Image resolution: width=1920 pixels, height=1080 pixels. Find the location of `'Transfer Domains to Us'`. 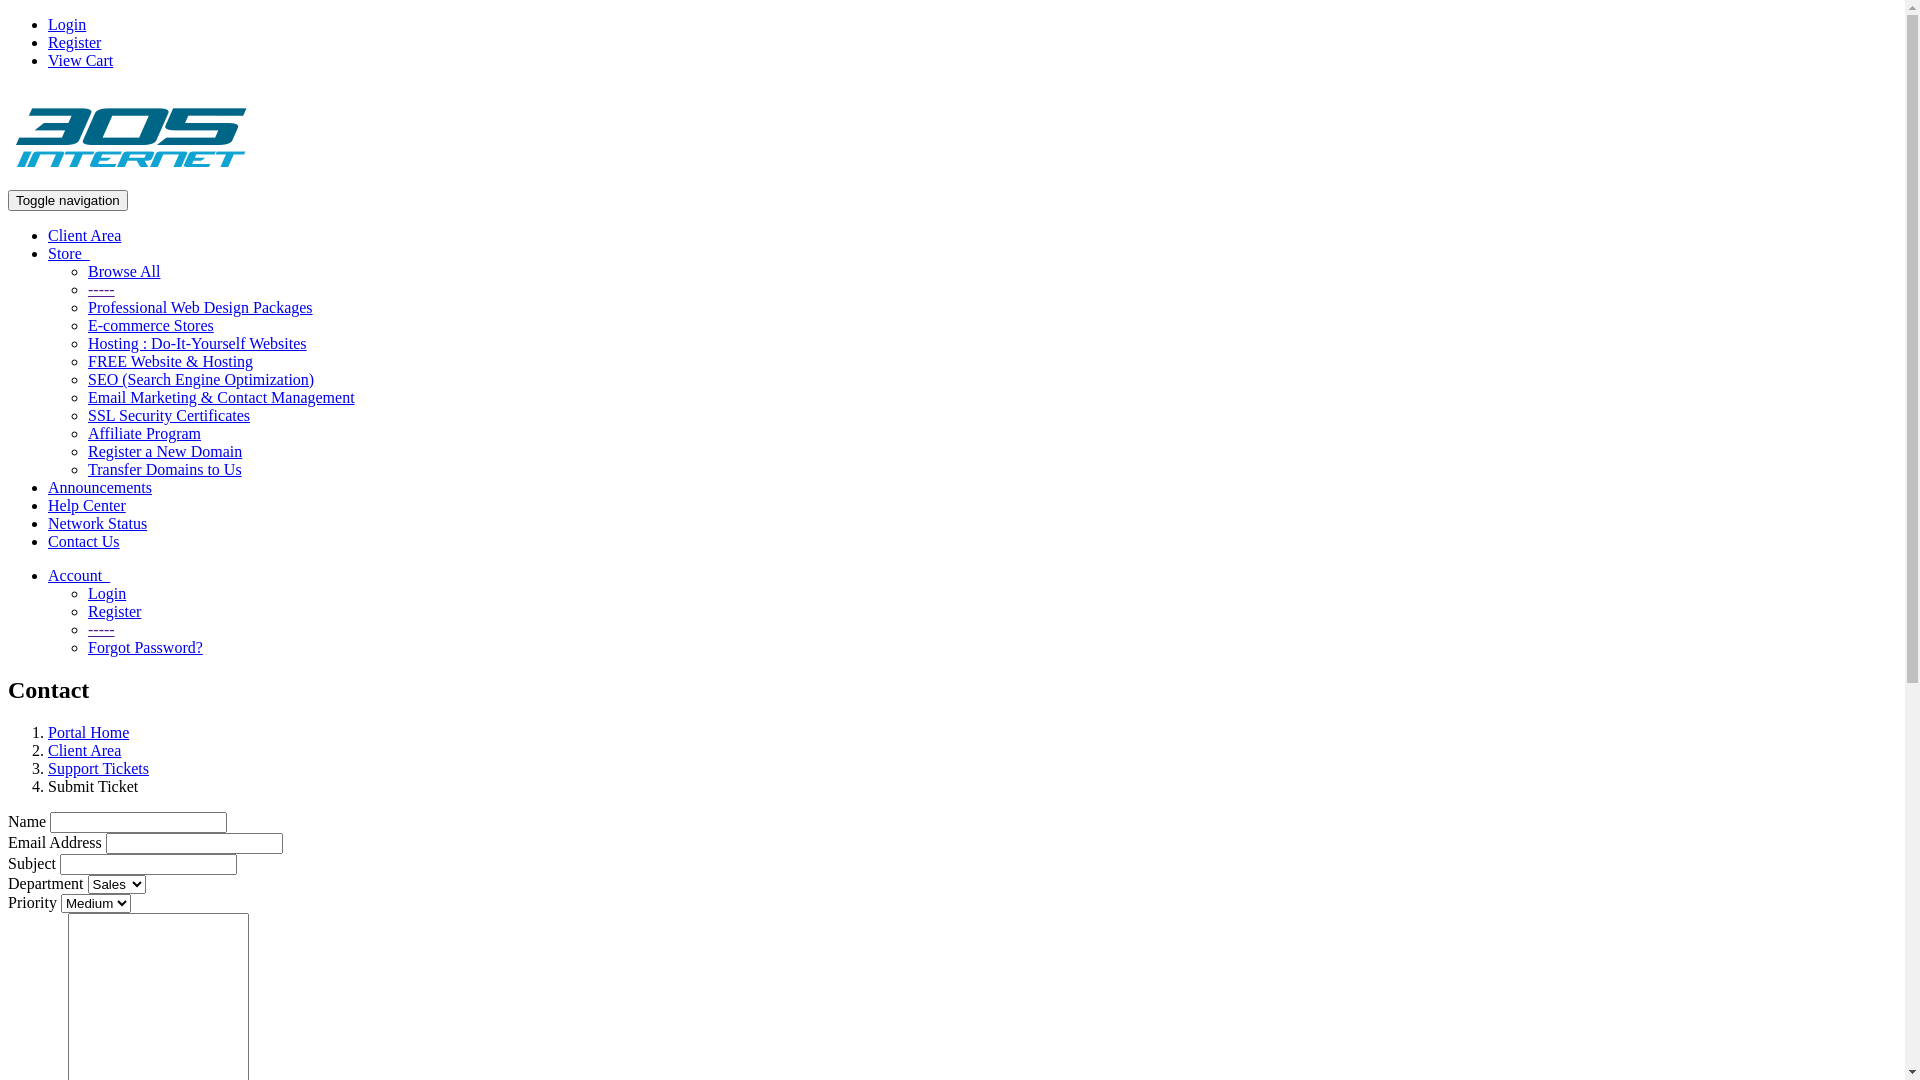

'Transfer Domains to Us' is located at coordinates (164, 469).